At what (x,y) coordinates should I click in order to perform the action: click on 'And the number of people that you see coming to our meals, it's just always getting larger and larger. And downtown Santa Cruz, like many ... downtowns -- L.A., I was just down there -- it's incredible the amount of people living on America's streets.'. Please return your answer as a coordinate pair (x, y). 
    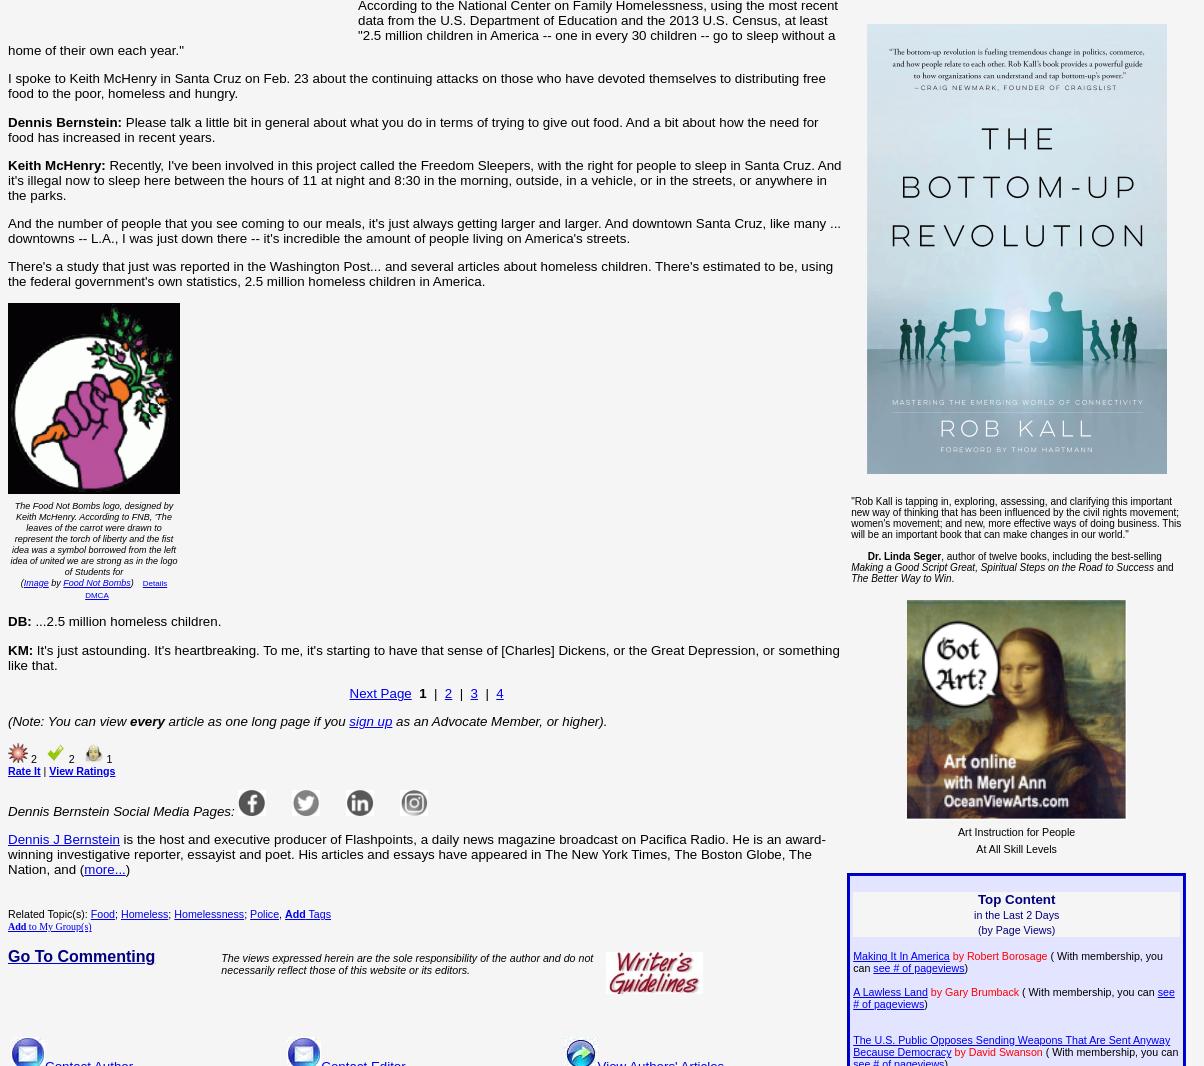
    Looking at the image, I should click on (423, 230).